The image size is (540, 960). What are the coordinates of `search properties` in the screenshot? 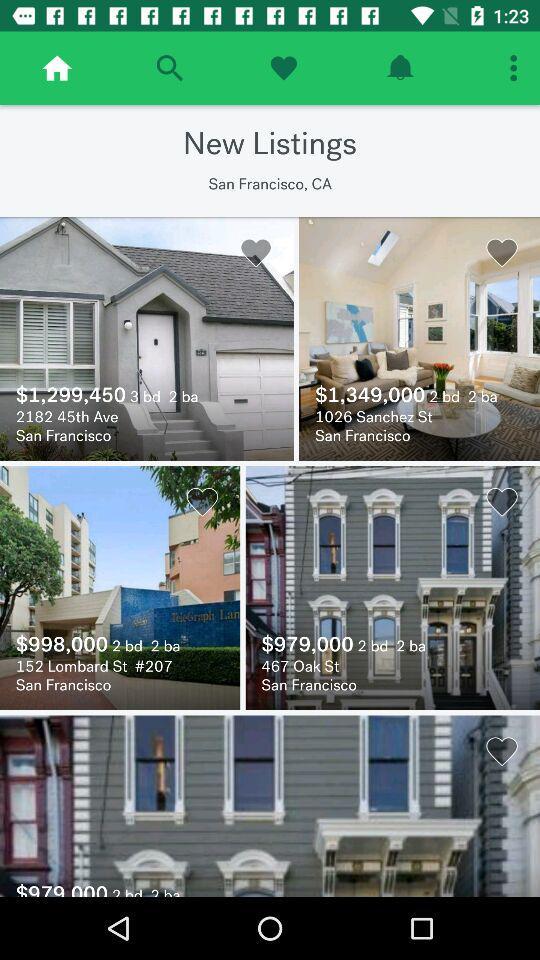 It's located at (168, 68).